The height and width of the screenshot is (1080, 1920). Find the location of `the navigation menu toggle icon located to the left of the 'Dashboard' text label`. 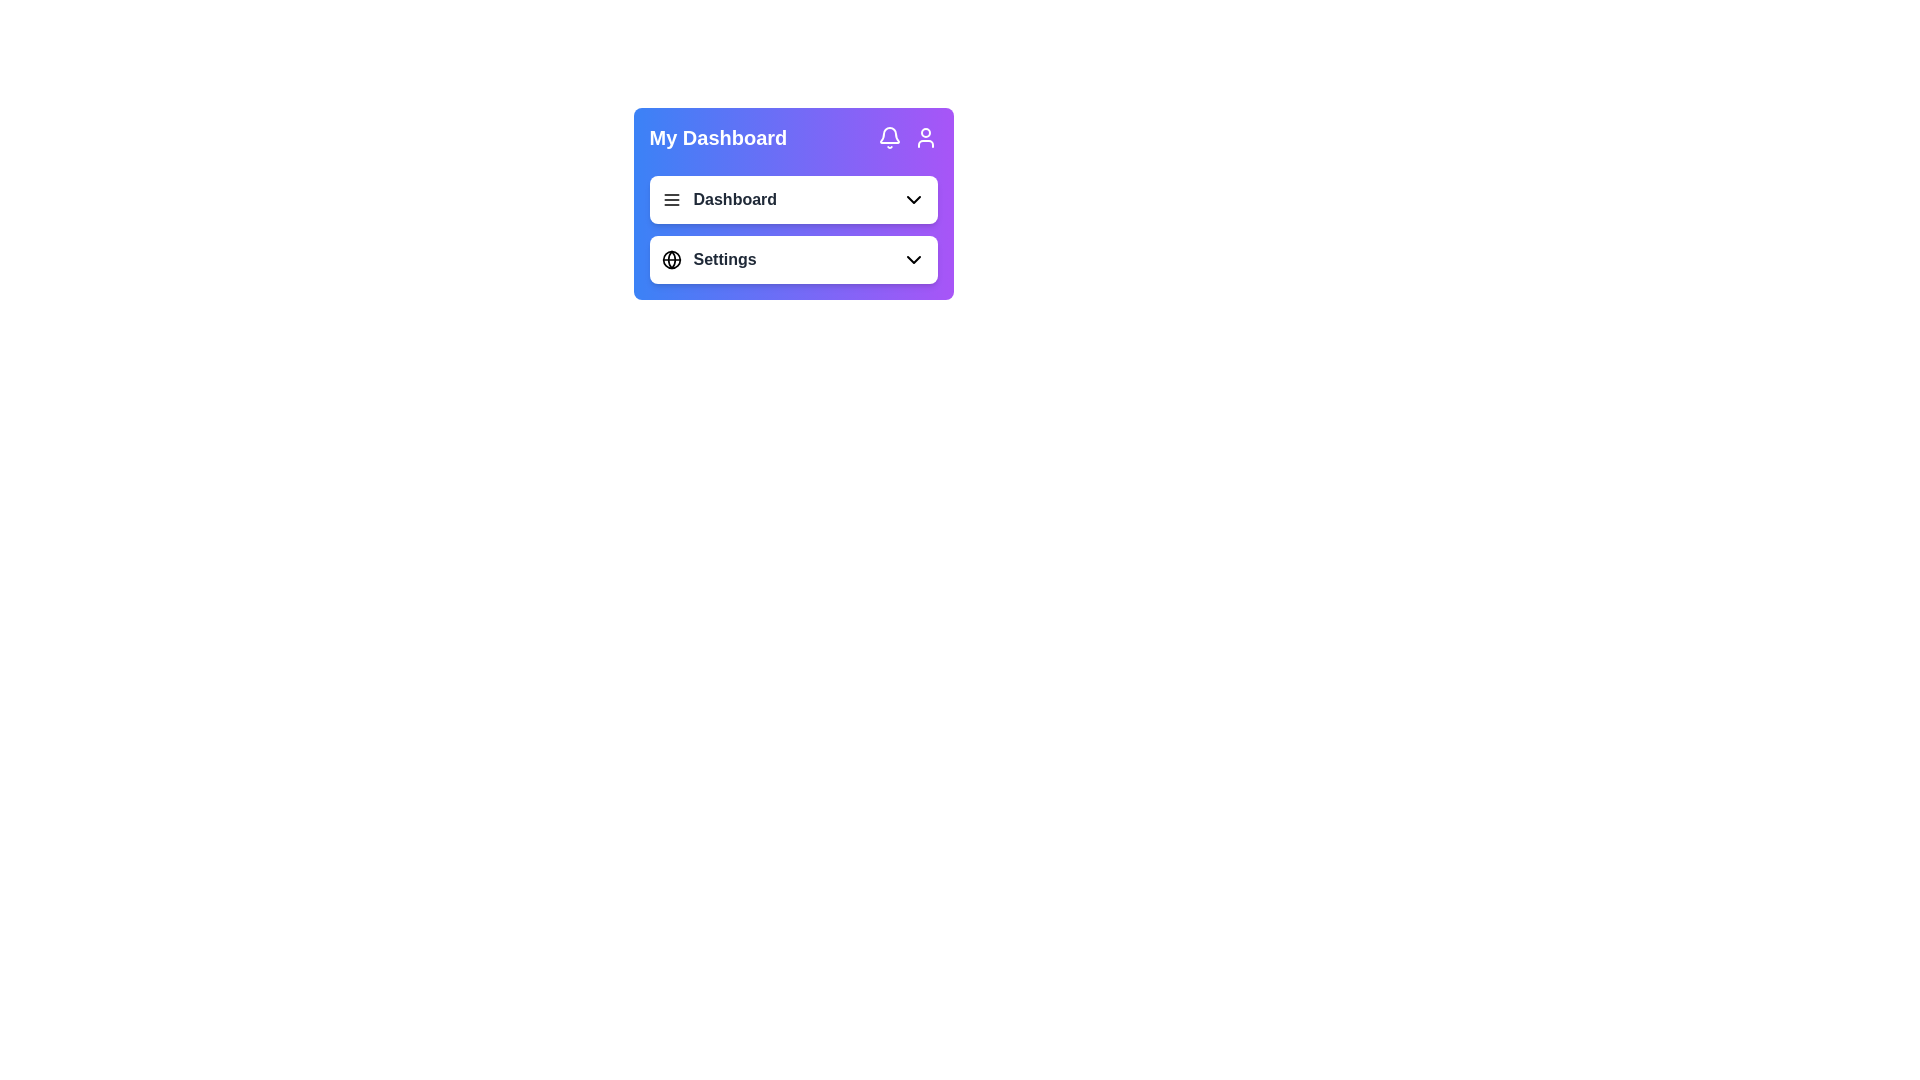

the navigation menu toggle icon located to the left of the 'Dashboard' text label is located at coordinates (671, 200).